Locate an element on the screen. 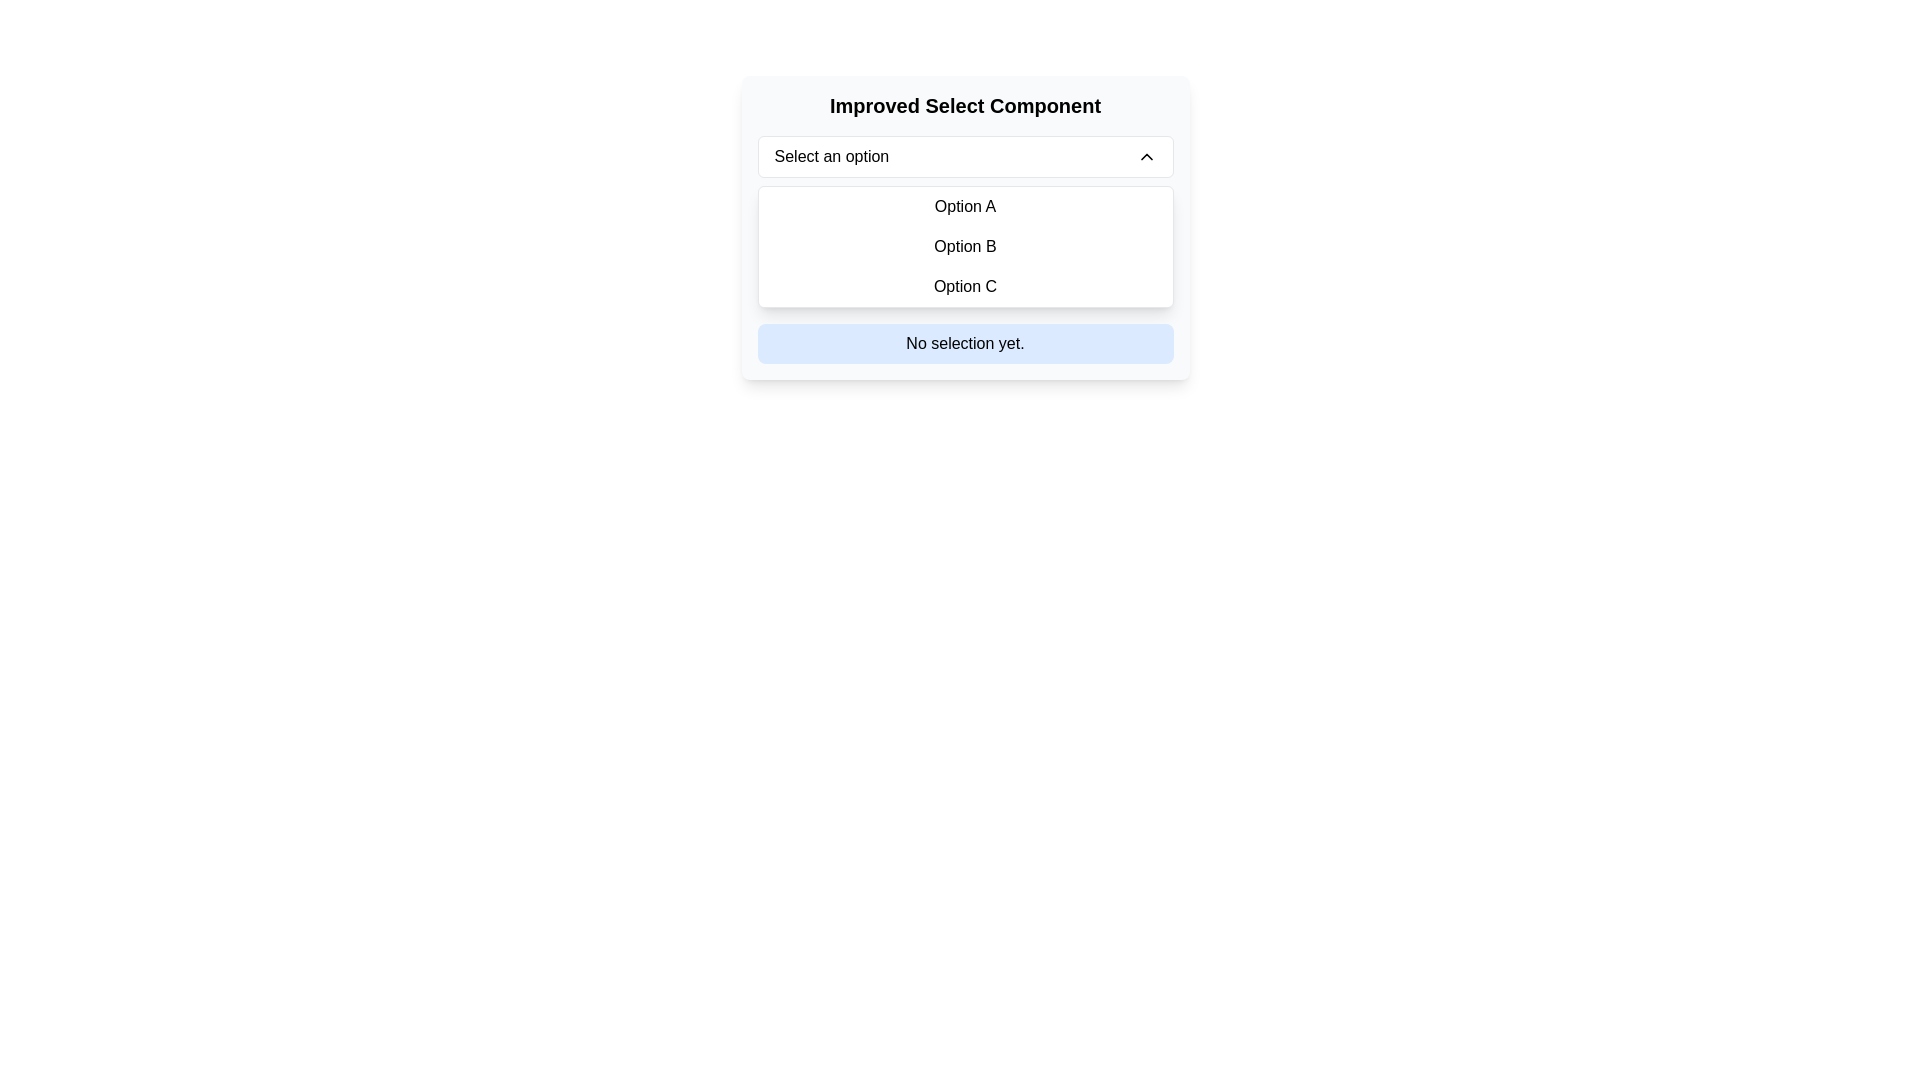 This screenshot has height=1080, width=1920. the clickable list option labeled 'Option B', the second item in the vertical list is located at coordinates (965, 245).